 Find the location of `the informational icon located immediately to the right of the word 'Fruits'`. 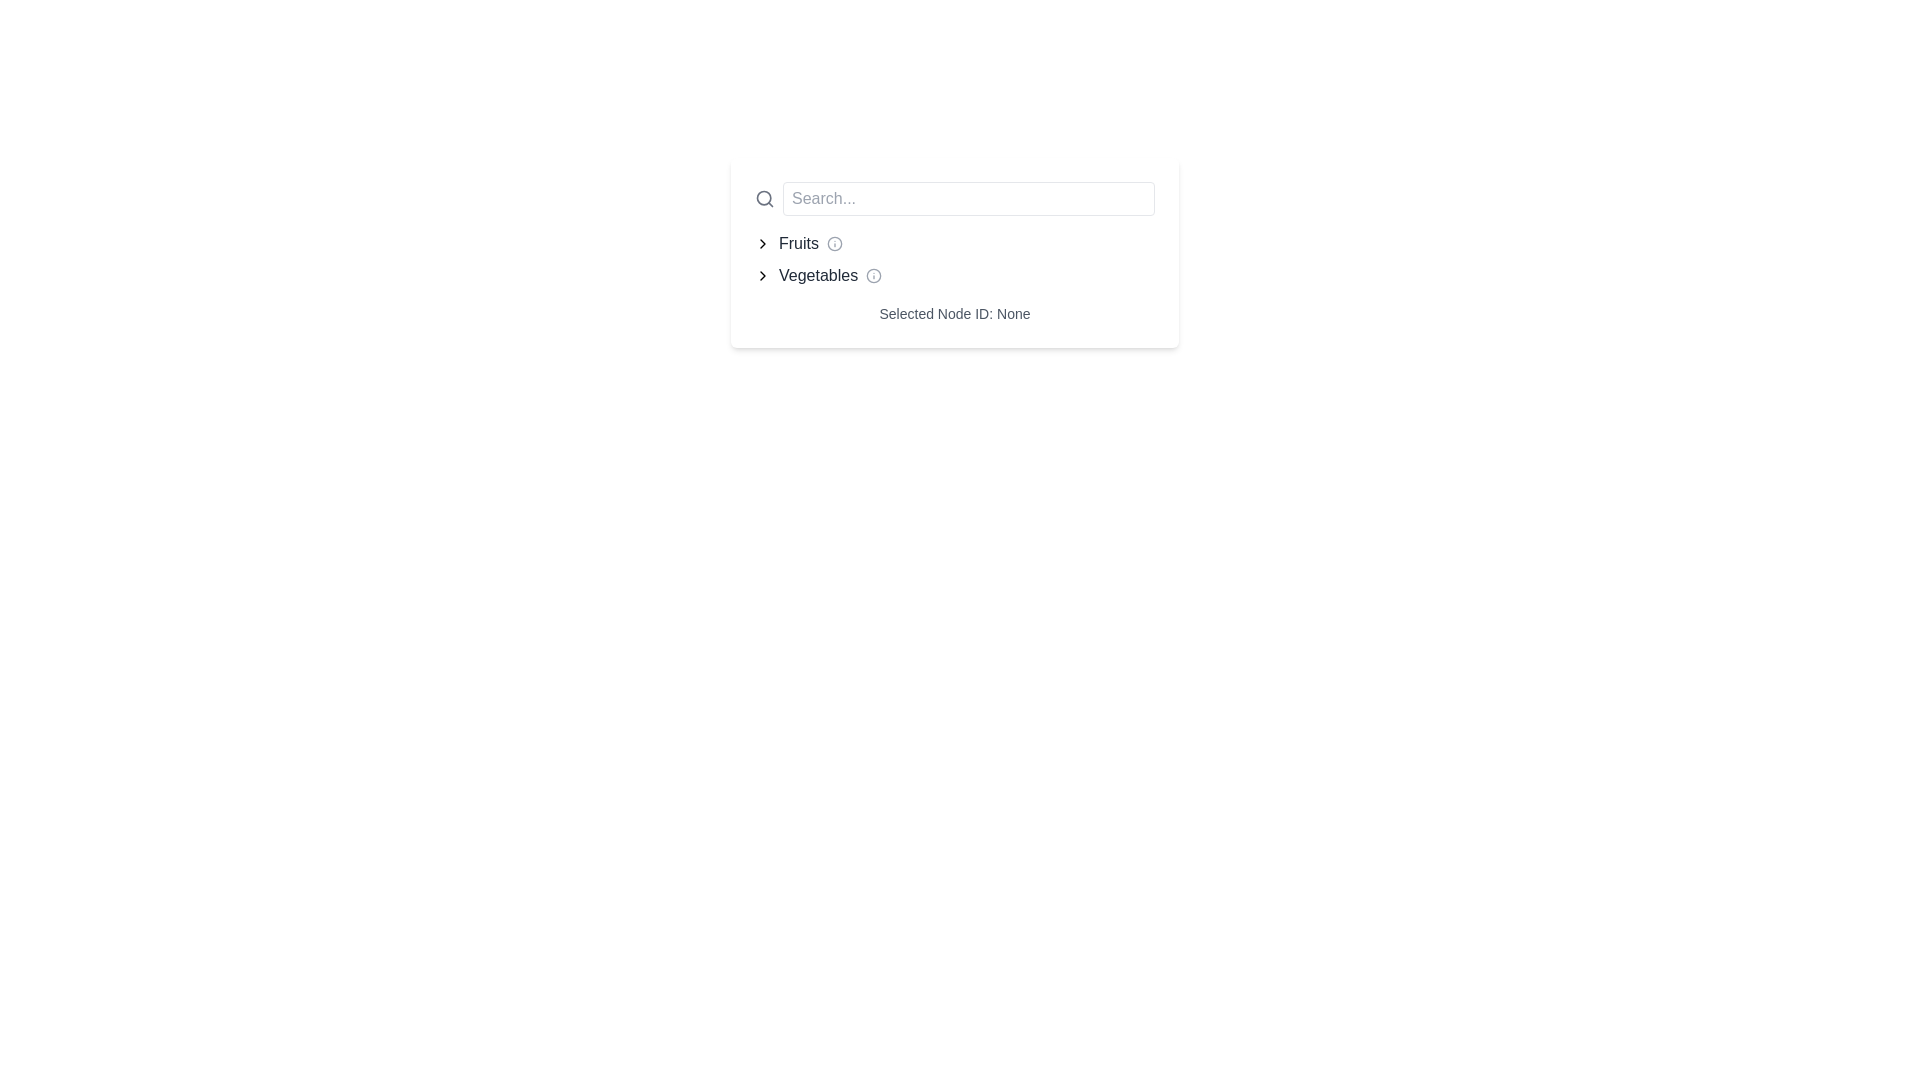

the informational icon located immediately to the right of the word 'Fruits' is located at coordinates (835, 242).